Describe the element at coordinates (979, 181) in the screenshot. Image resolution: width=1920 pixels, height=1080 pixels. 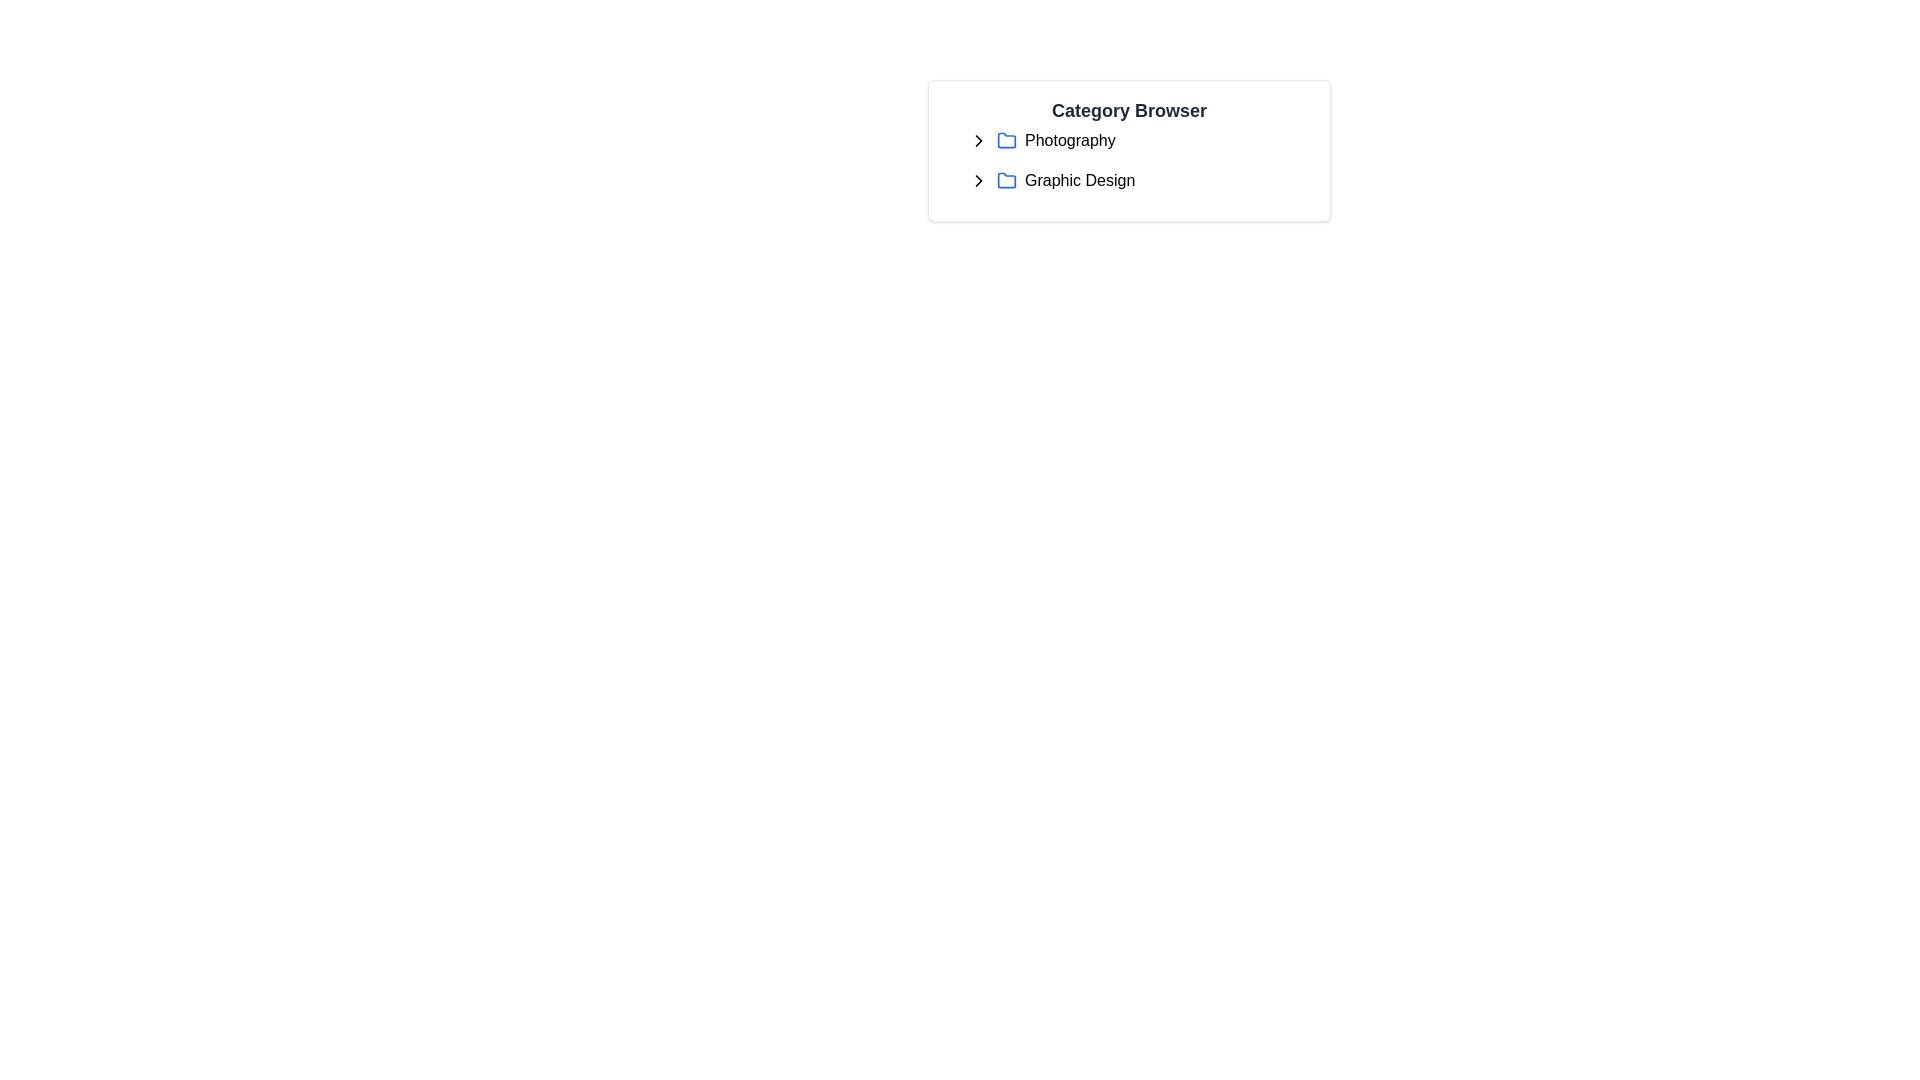
I see `the Chevron icon located to the left of the 'Graphic Design' text in the 'Category Browser' interface` at that location.